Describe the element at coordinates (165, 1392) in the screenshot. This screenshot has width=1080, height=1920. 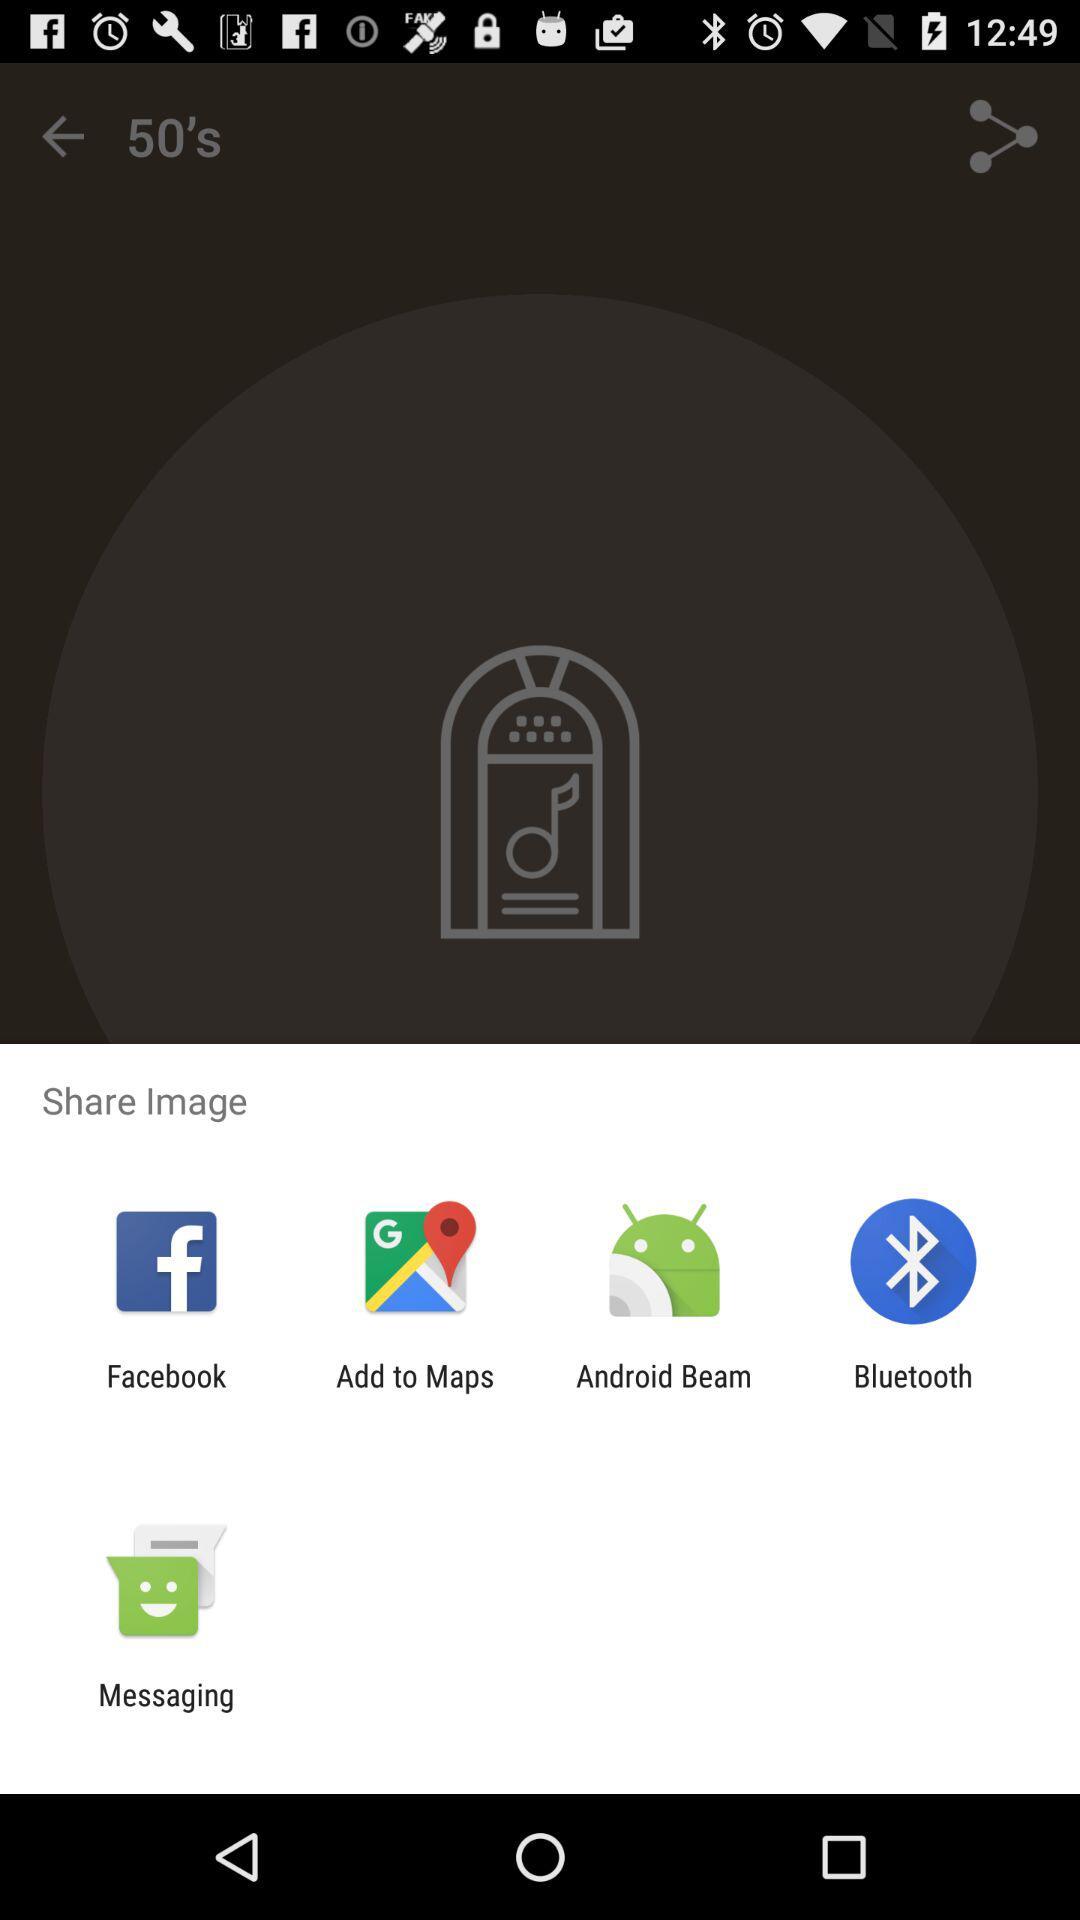
I see `the facebook app` at that location.